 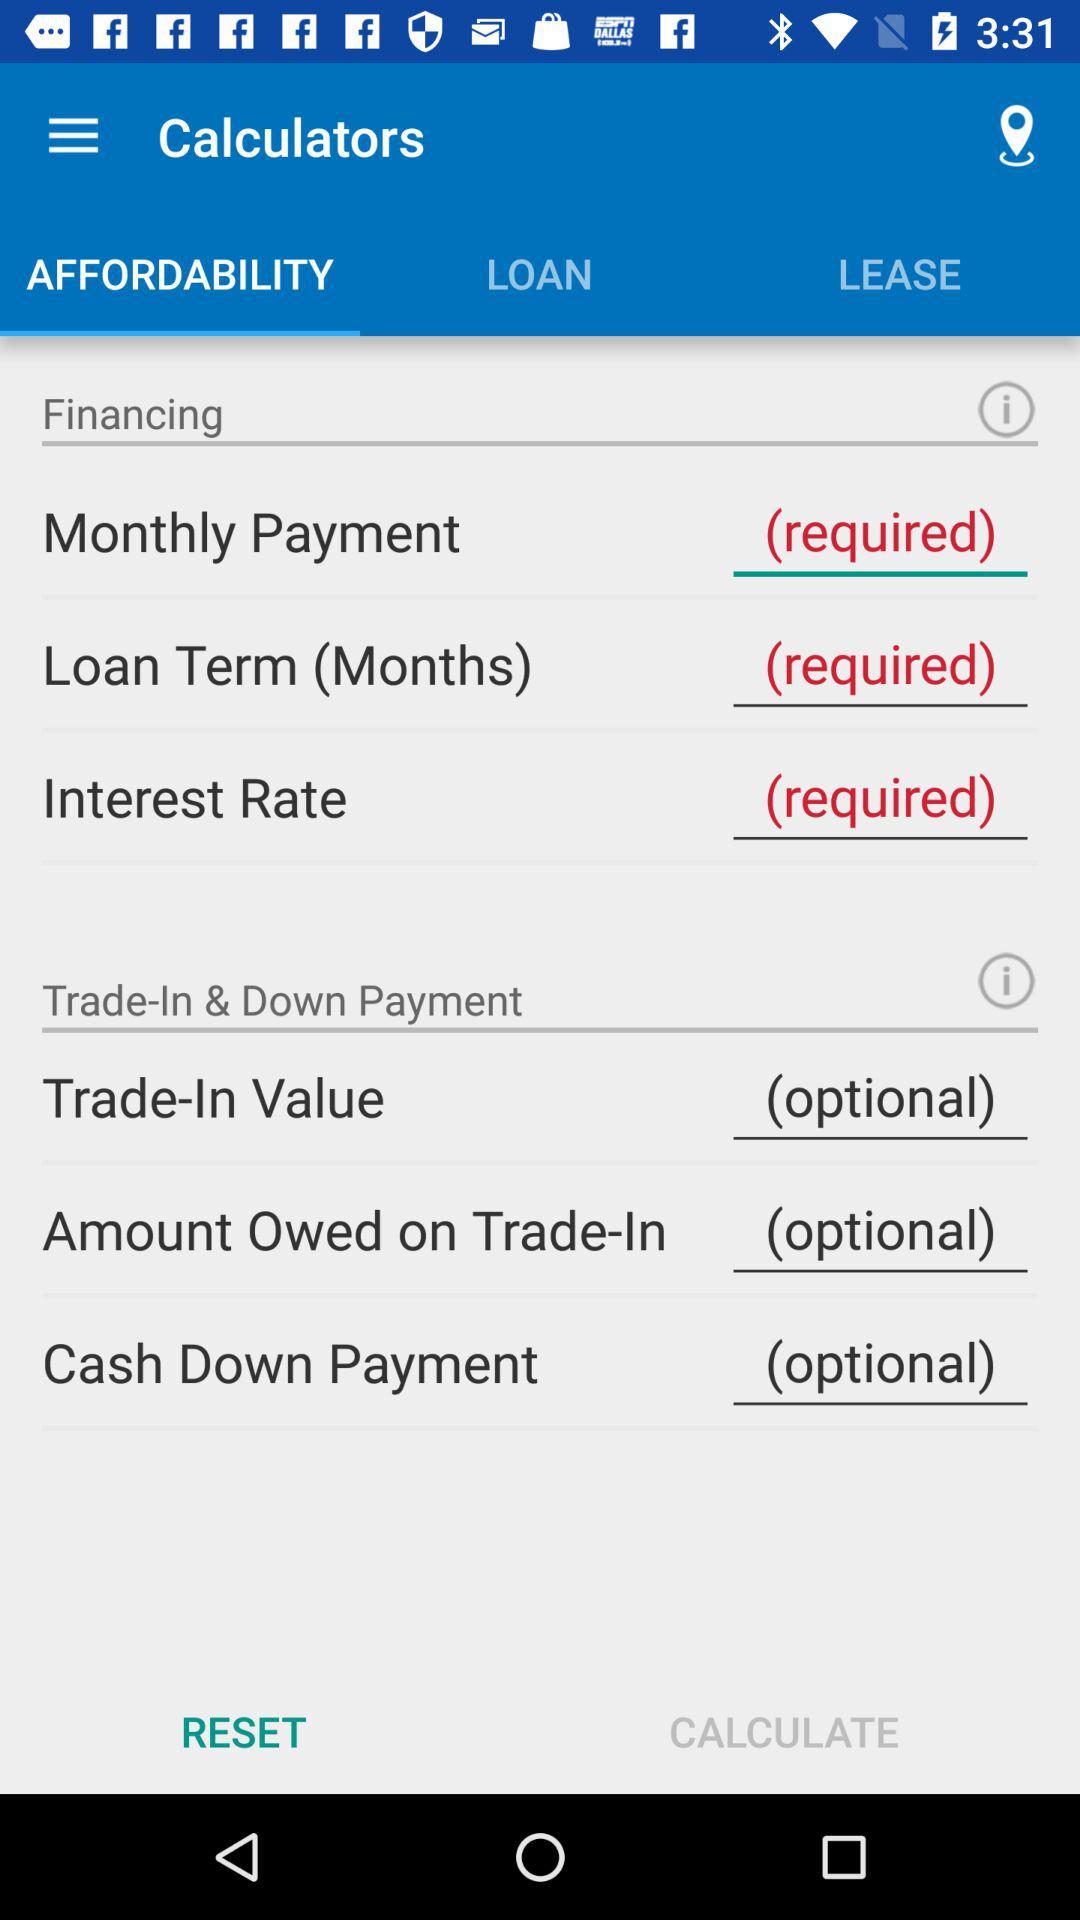 I want to click on item next to calculators icon, so click(x=72, y=135).